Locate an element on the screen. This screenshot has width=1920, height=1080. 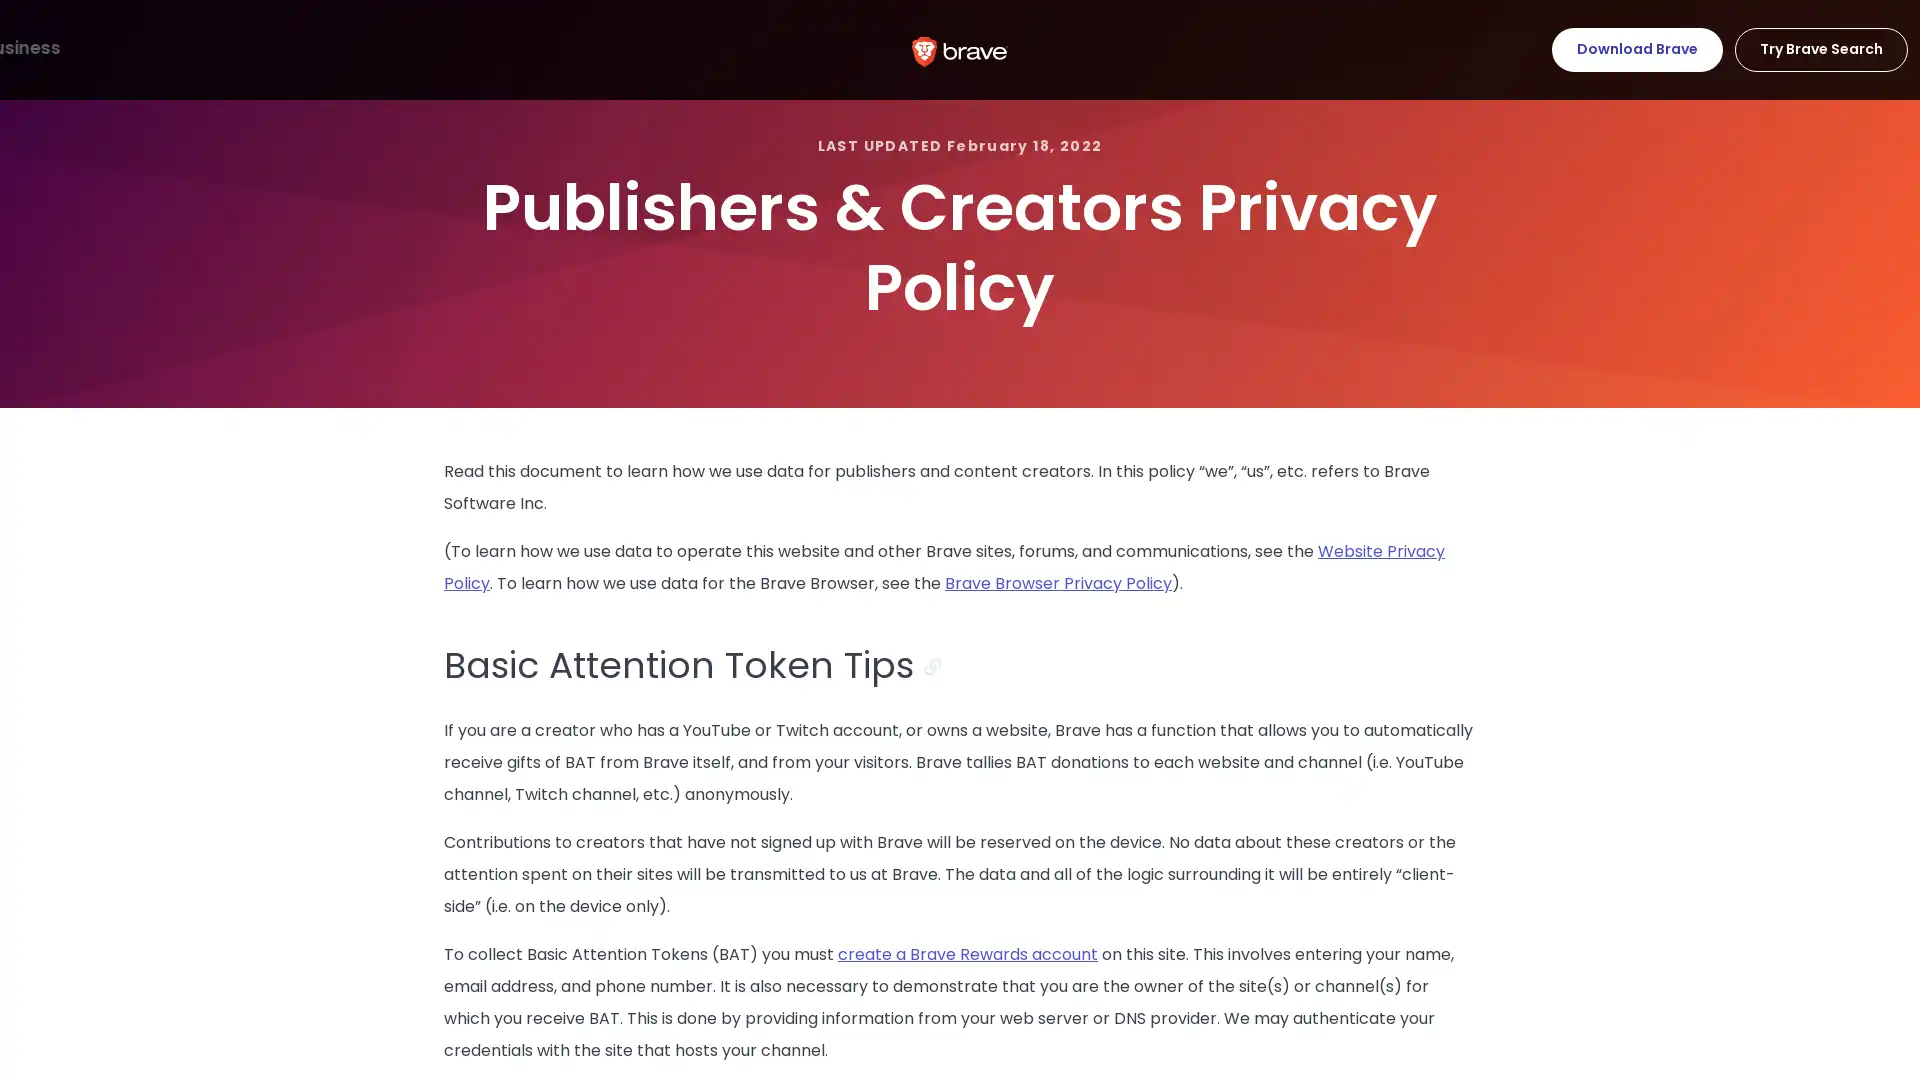
Products is located at coordinates (160, 48).